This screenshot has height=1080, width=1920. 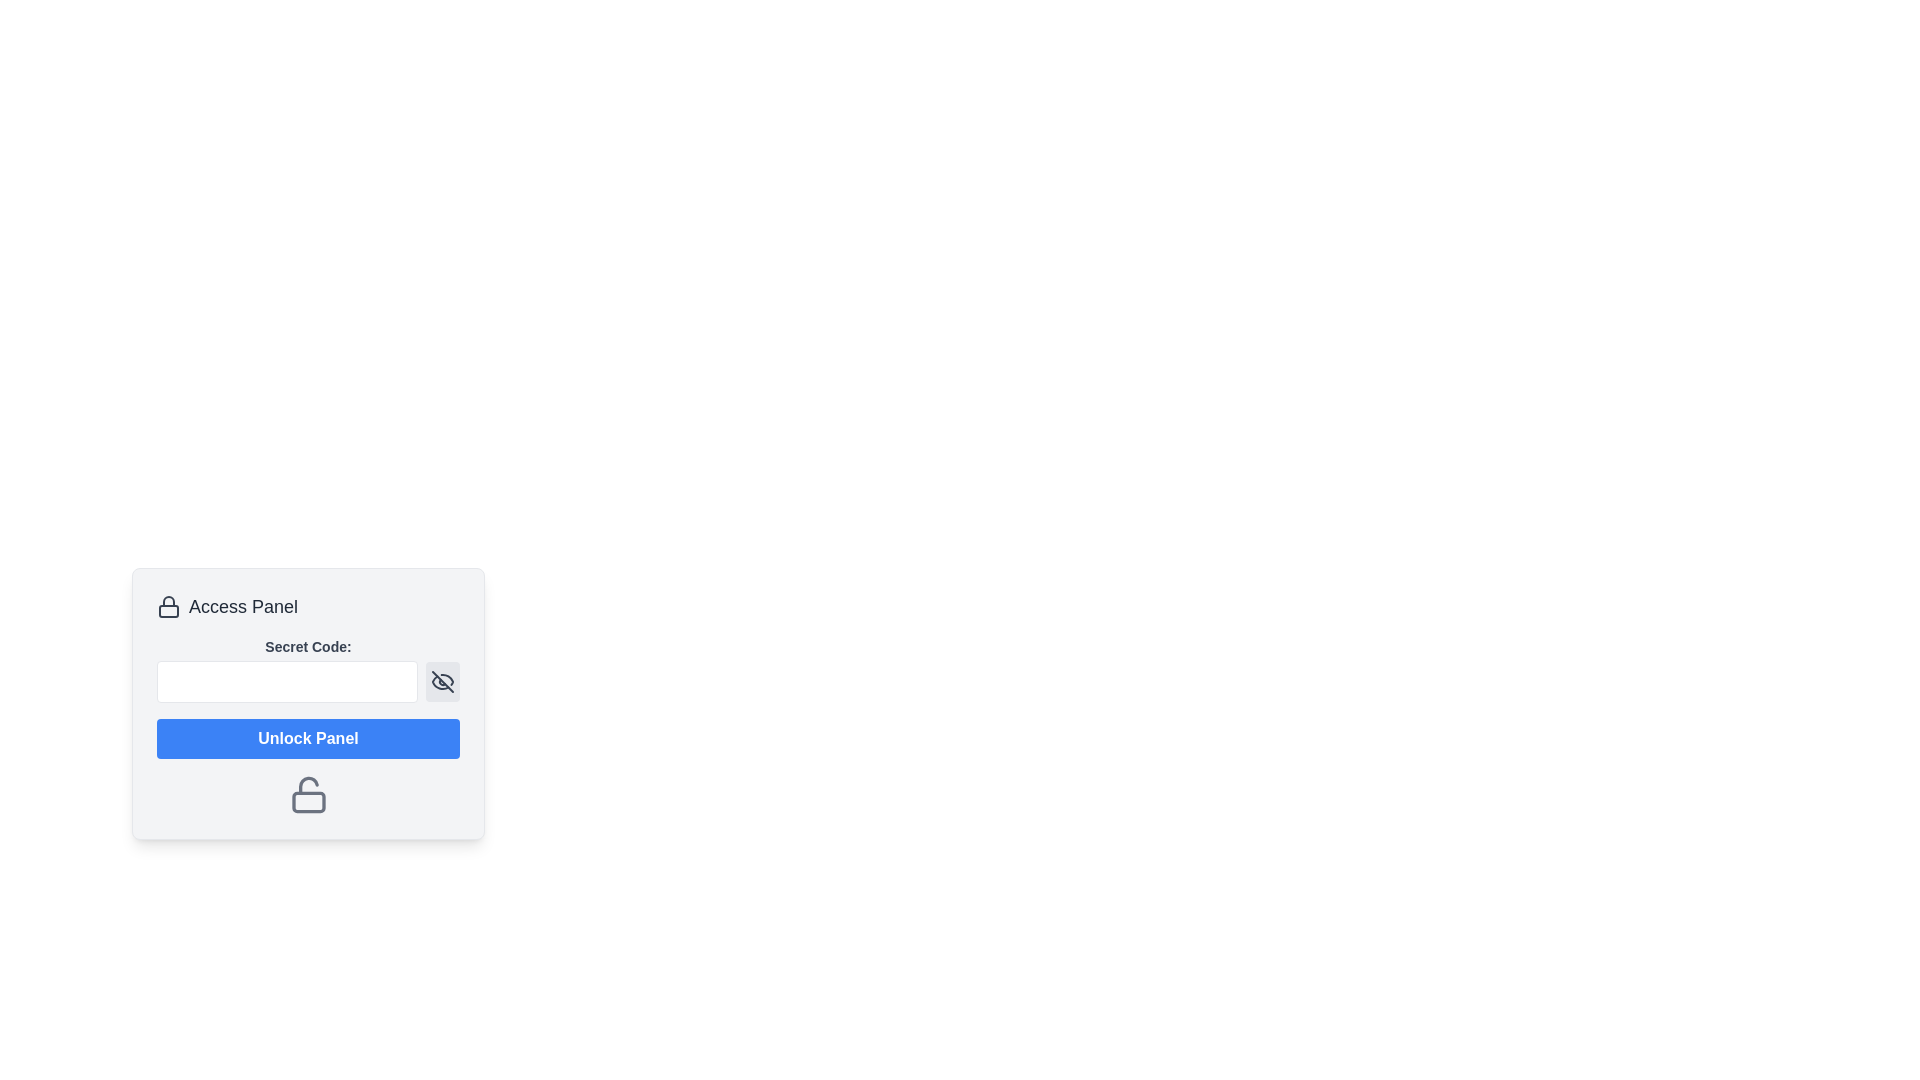 What do you see at coordinates (168, 600) in the screenshot?
I see `the top curved part of the lock icon in the 'Access Panel', which is a decorative element and non-interactive` at bounding box center [168, 600].